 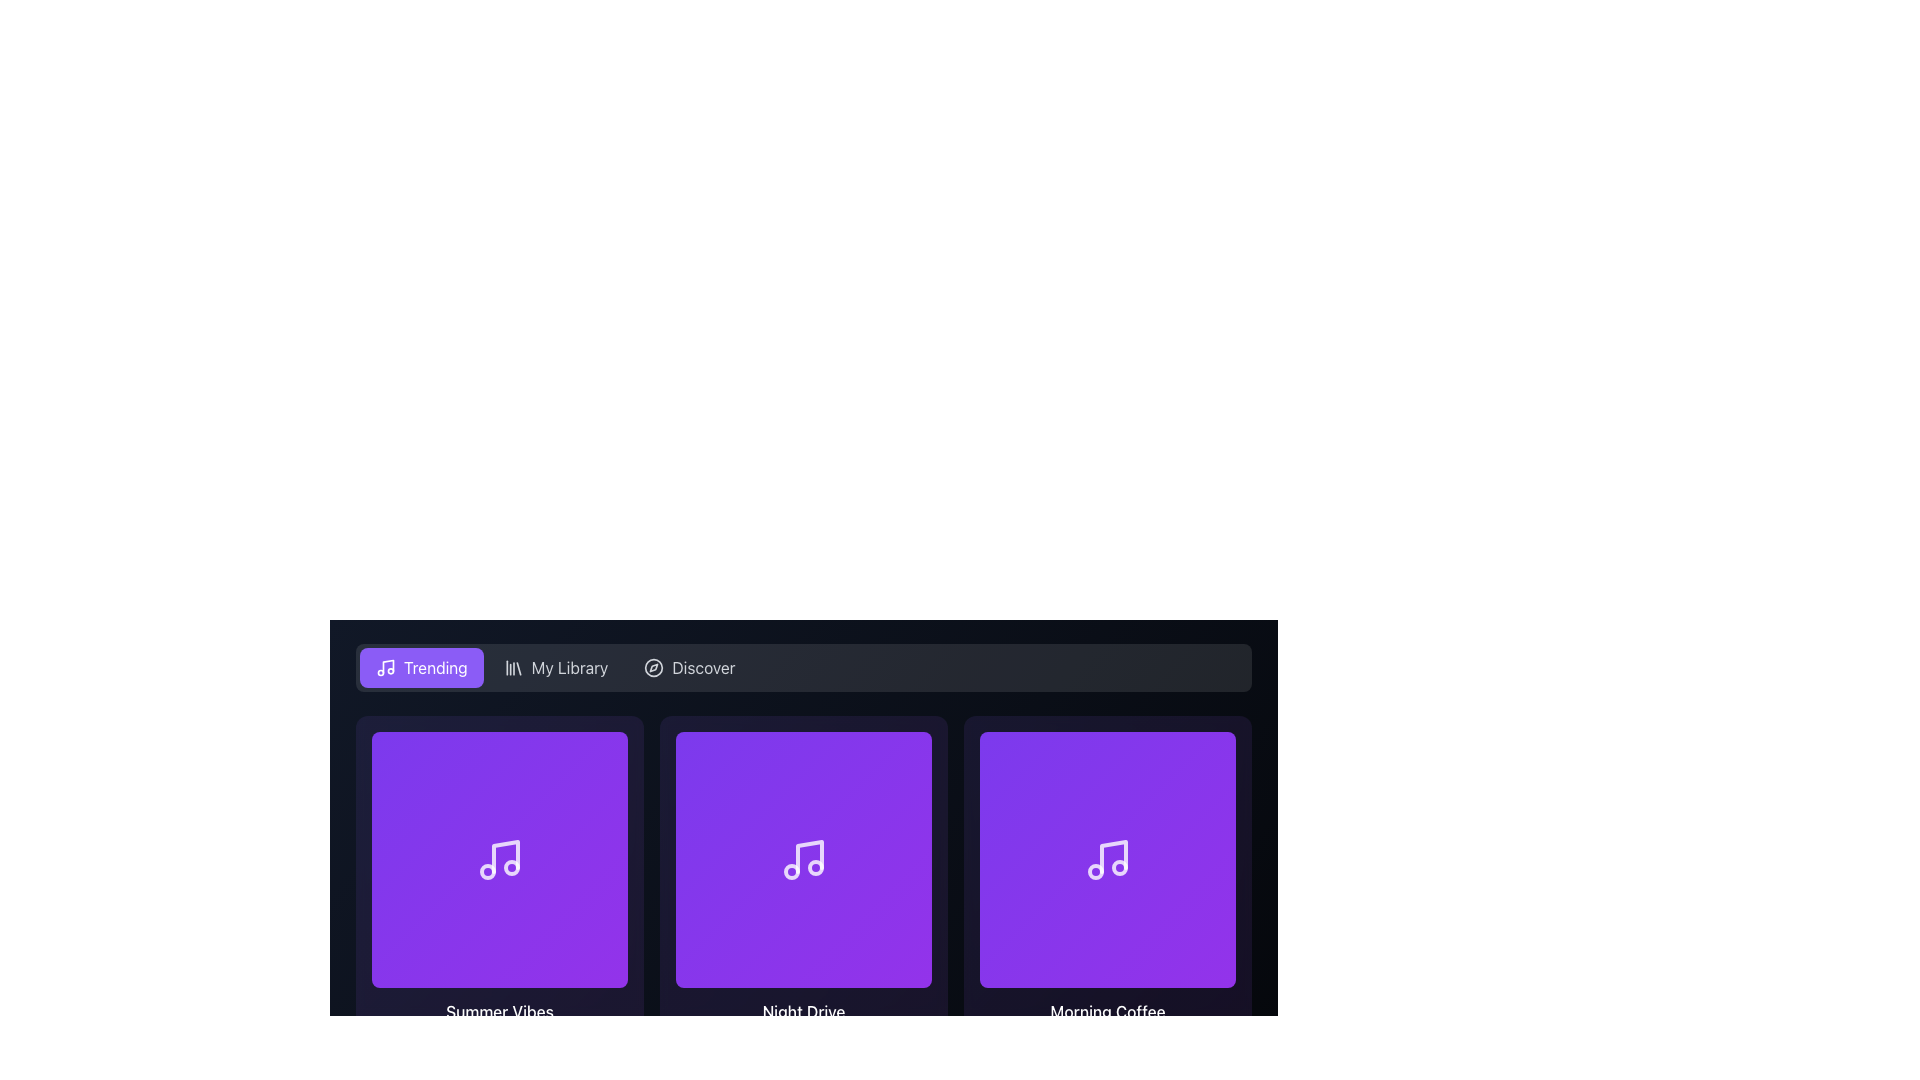 I want to click on the 'Discover' icon located in the horizontal navbar of the application, so click(x=654, y=667).